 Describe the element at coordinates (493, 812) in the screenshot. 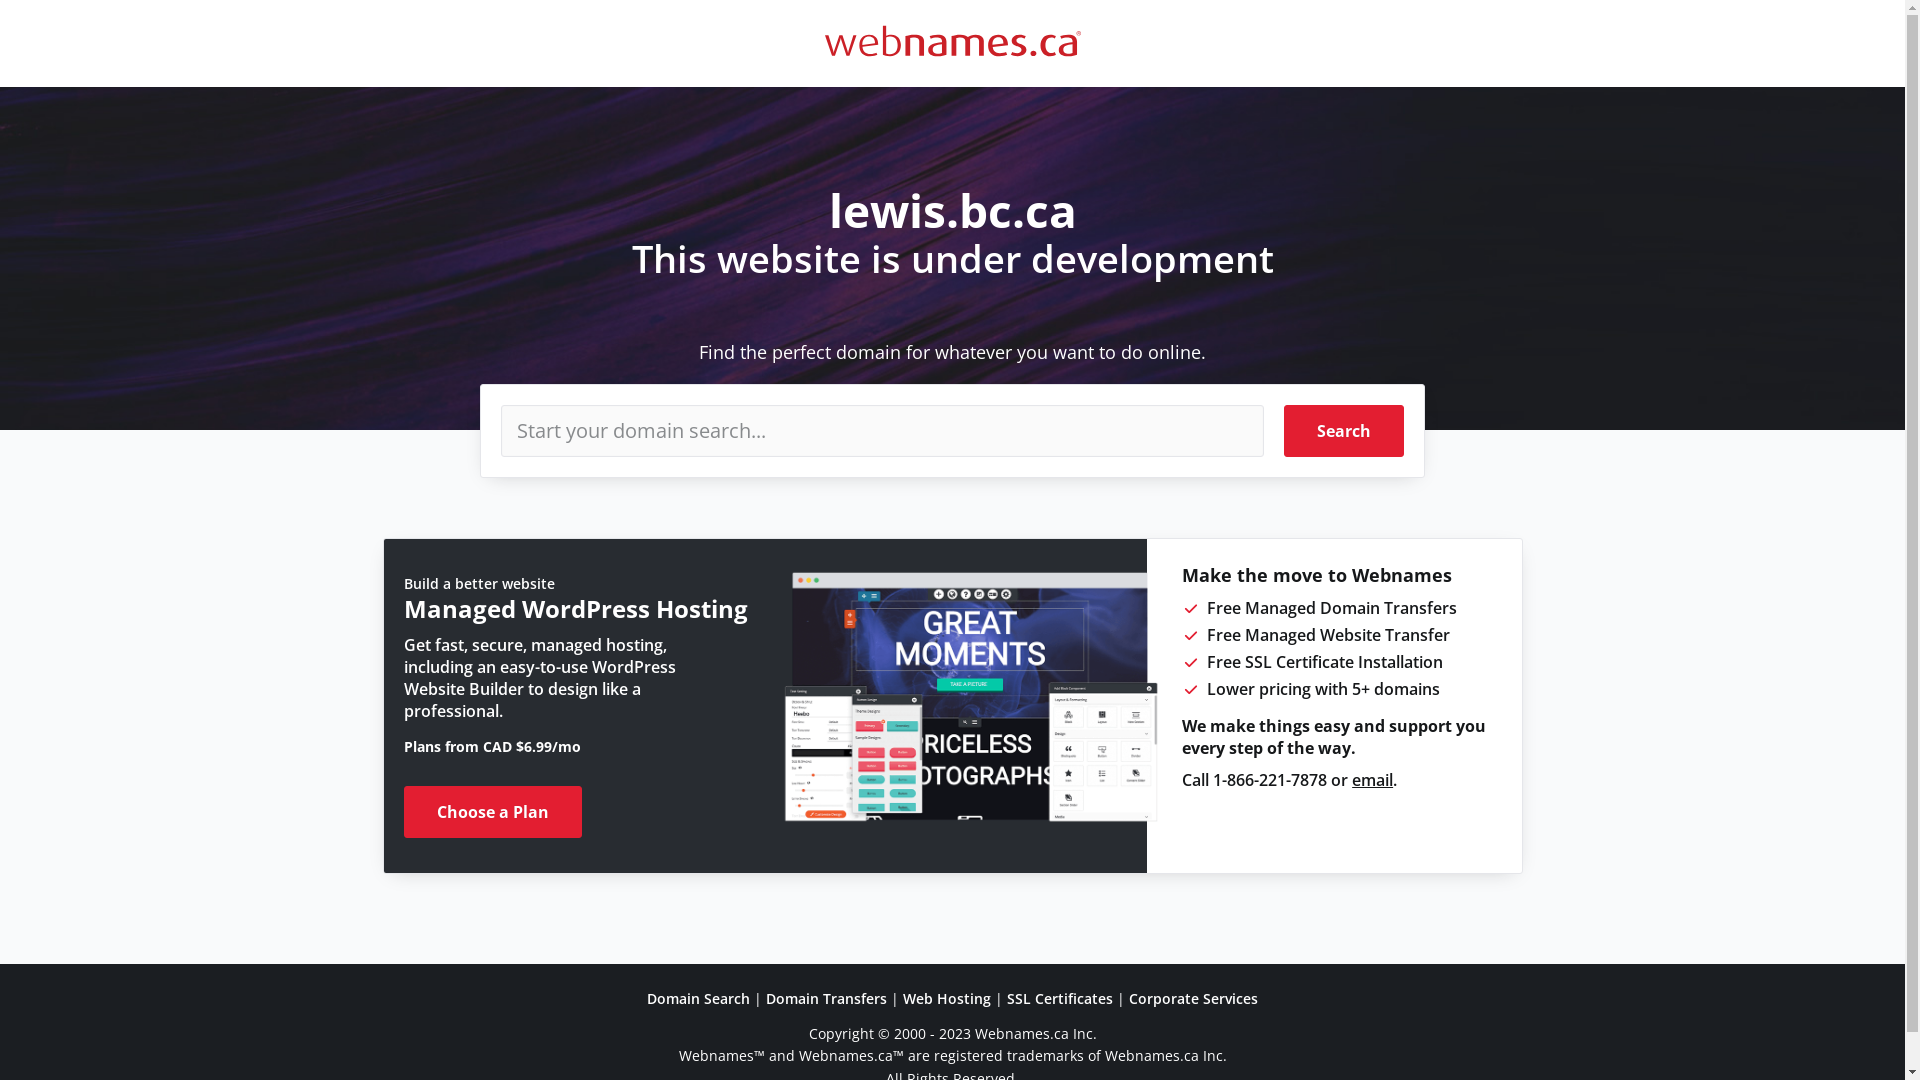

I see `'Choose a Plan'` at that location.